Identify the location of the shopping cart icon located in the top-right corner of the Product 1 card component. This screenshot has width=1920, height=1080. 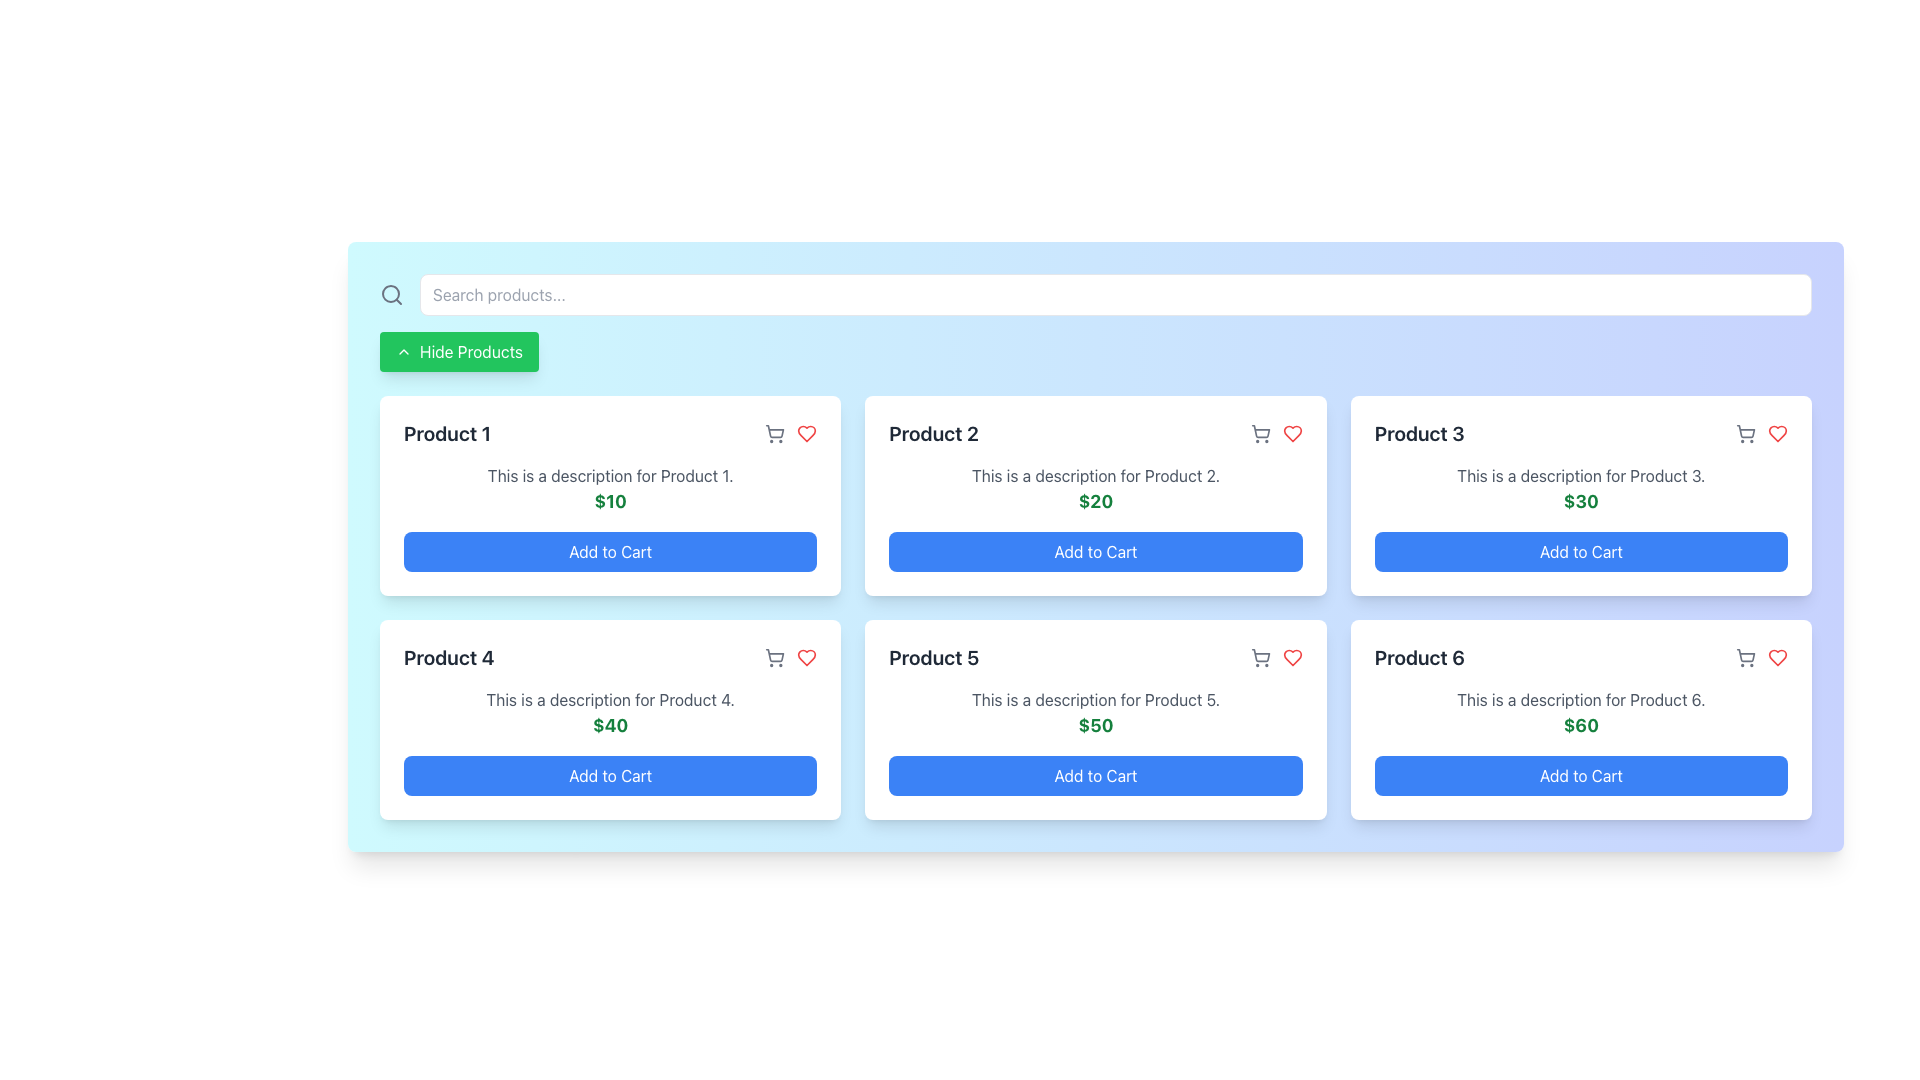
(774, 430).